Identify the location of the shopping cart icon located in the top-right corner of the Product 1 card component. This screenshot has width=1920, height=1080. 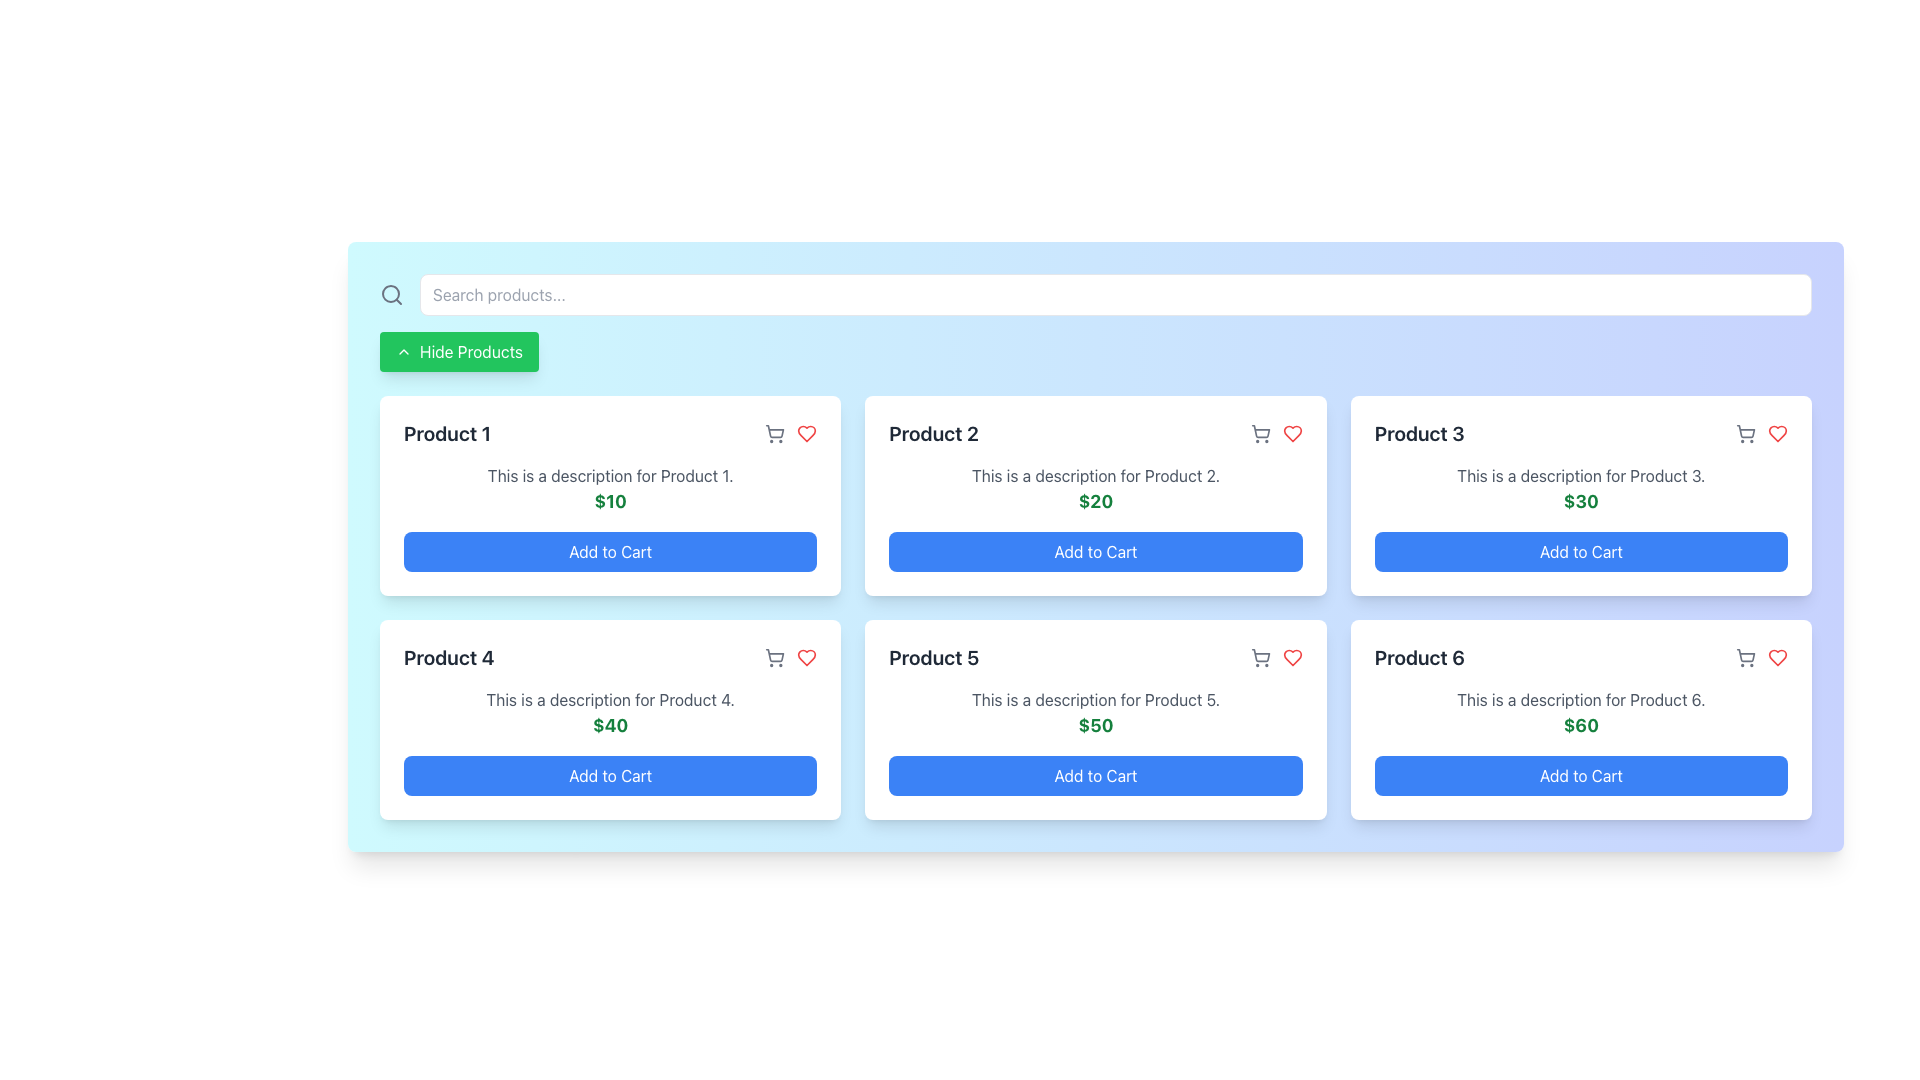
(774, 430).